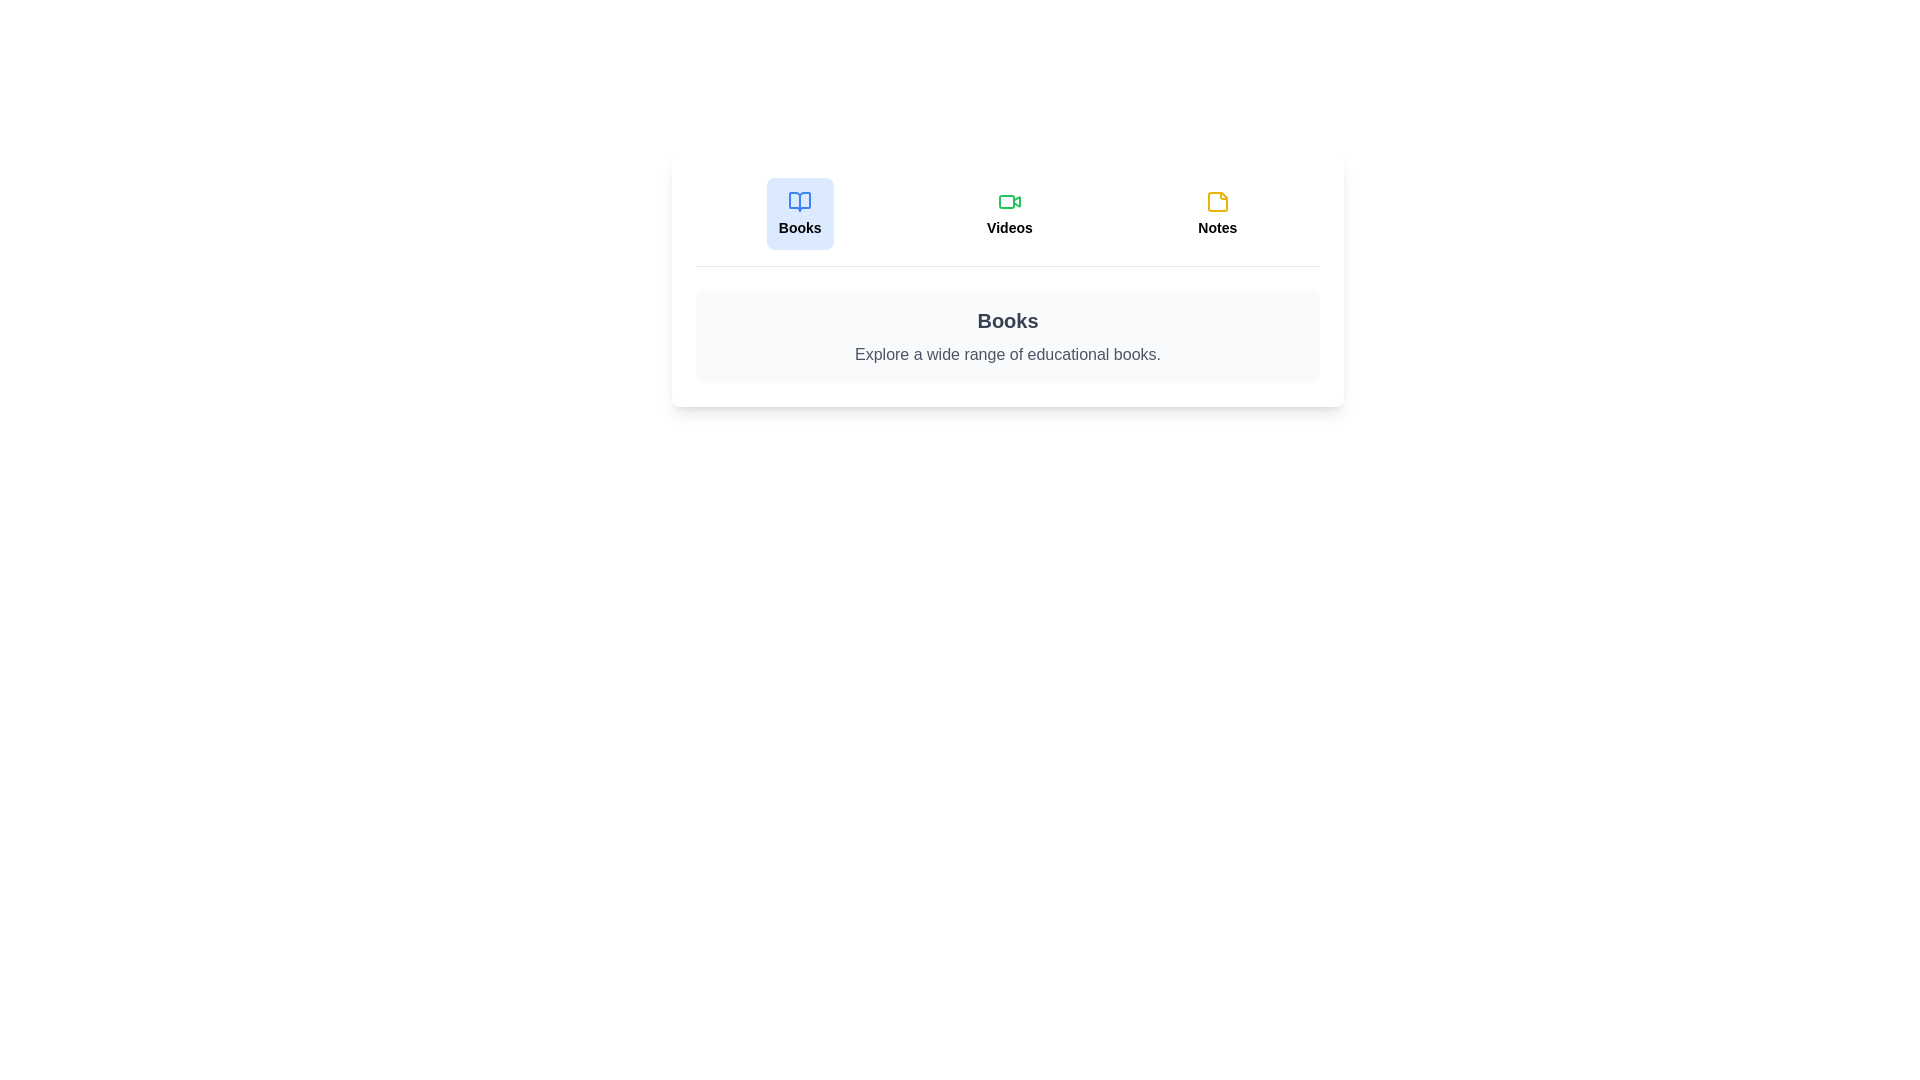 This screenshot has width=1920, height=1080. Describe the element at coordinates (800, 213) in the screenshot. I see `the tab labeled 'Books' to observe its hover effect` at that location.